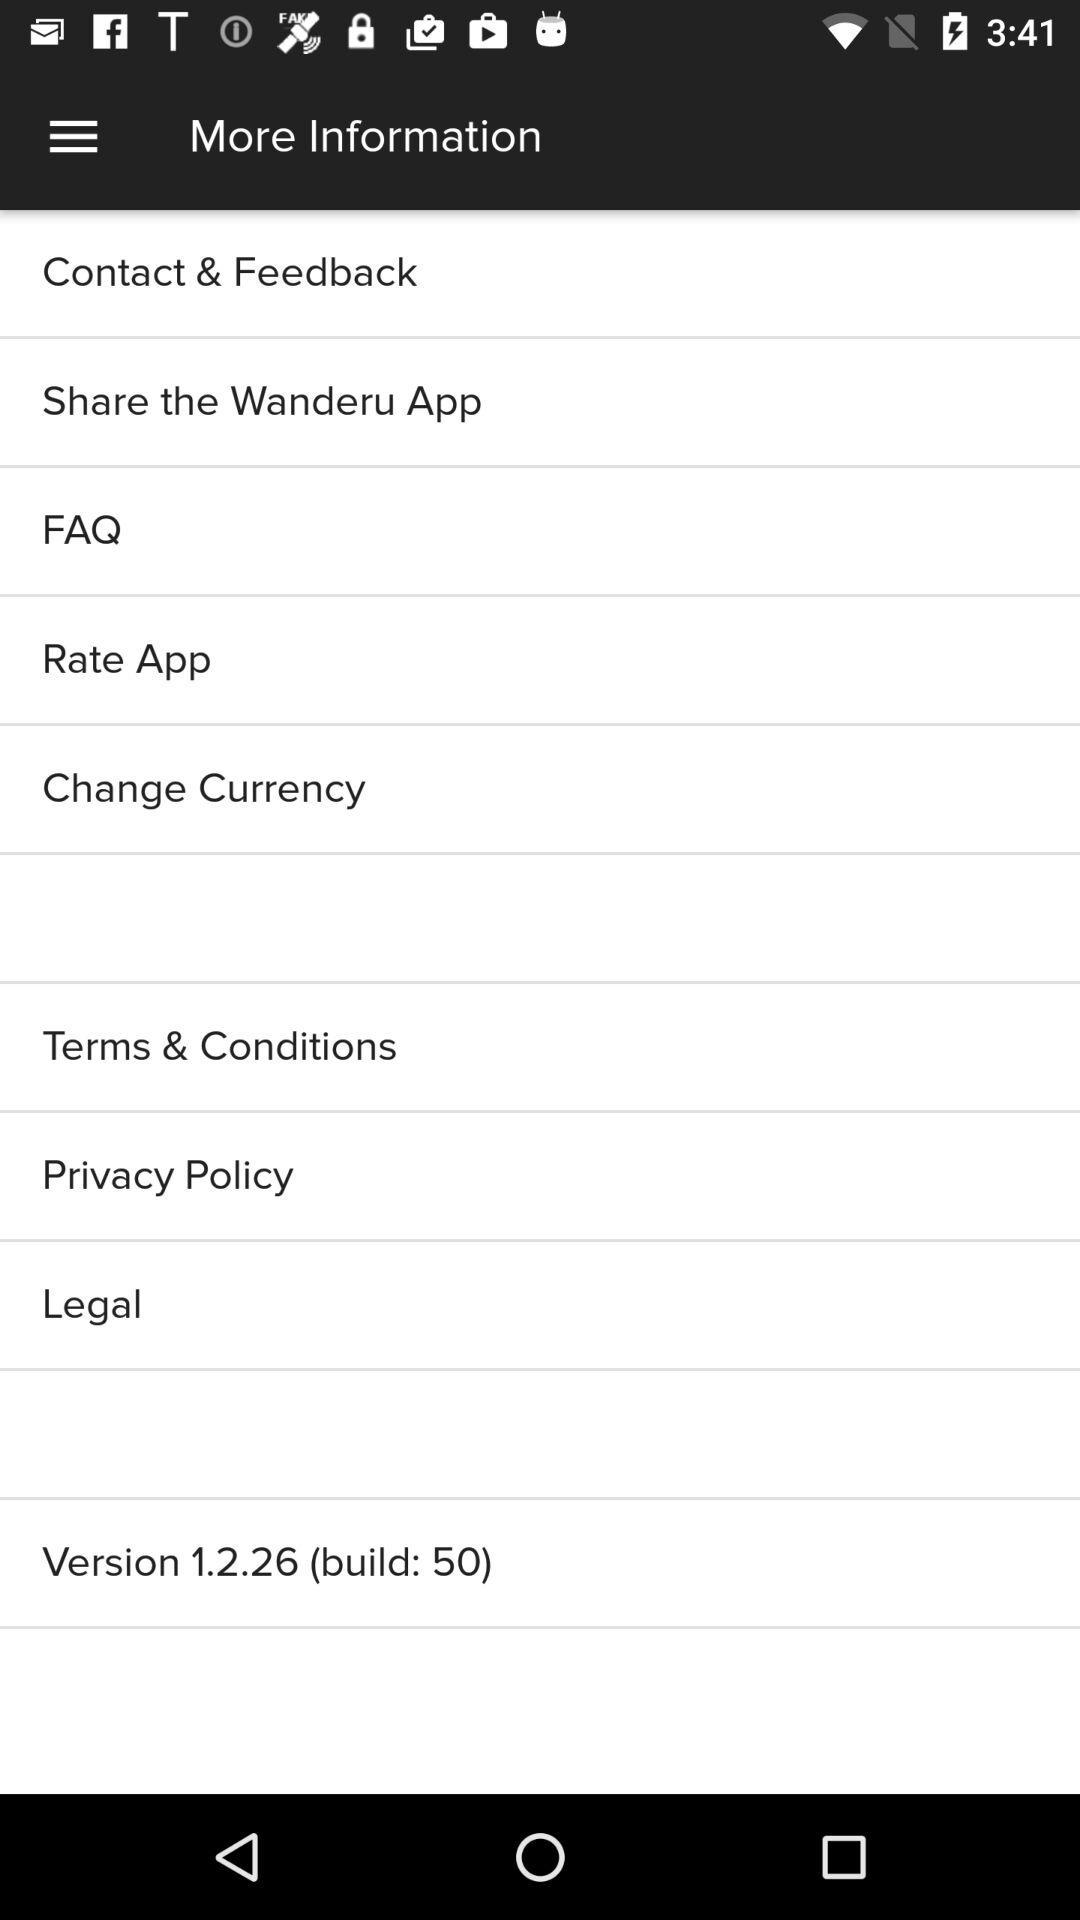  What do you see at coordinates (540, 272) in the screenshot?
I see `the icon above share the wanderu icon` at bounding box center [540, 272].